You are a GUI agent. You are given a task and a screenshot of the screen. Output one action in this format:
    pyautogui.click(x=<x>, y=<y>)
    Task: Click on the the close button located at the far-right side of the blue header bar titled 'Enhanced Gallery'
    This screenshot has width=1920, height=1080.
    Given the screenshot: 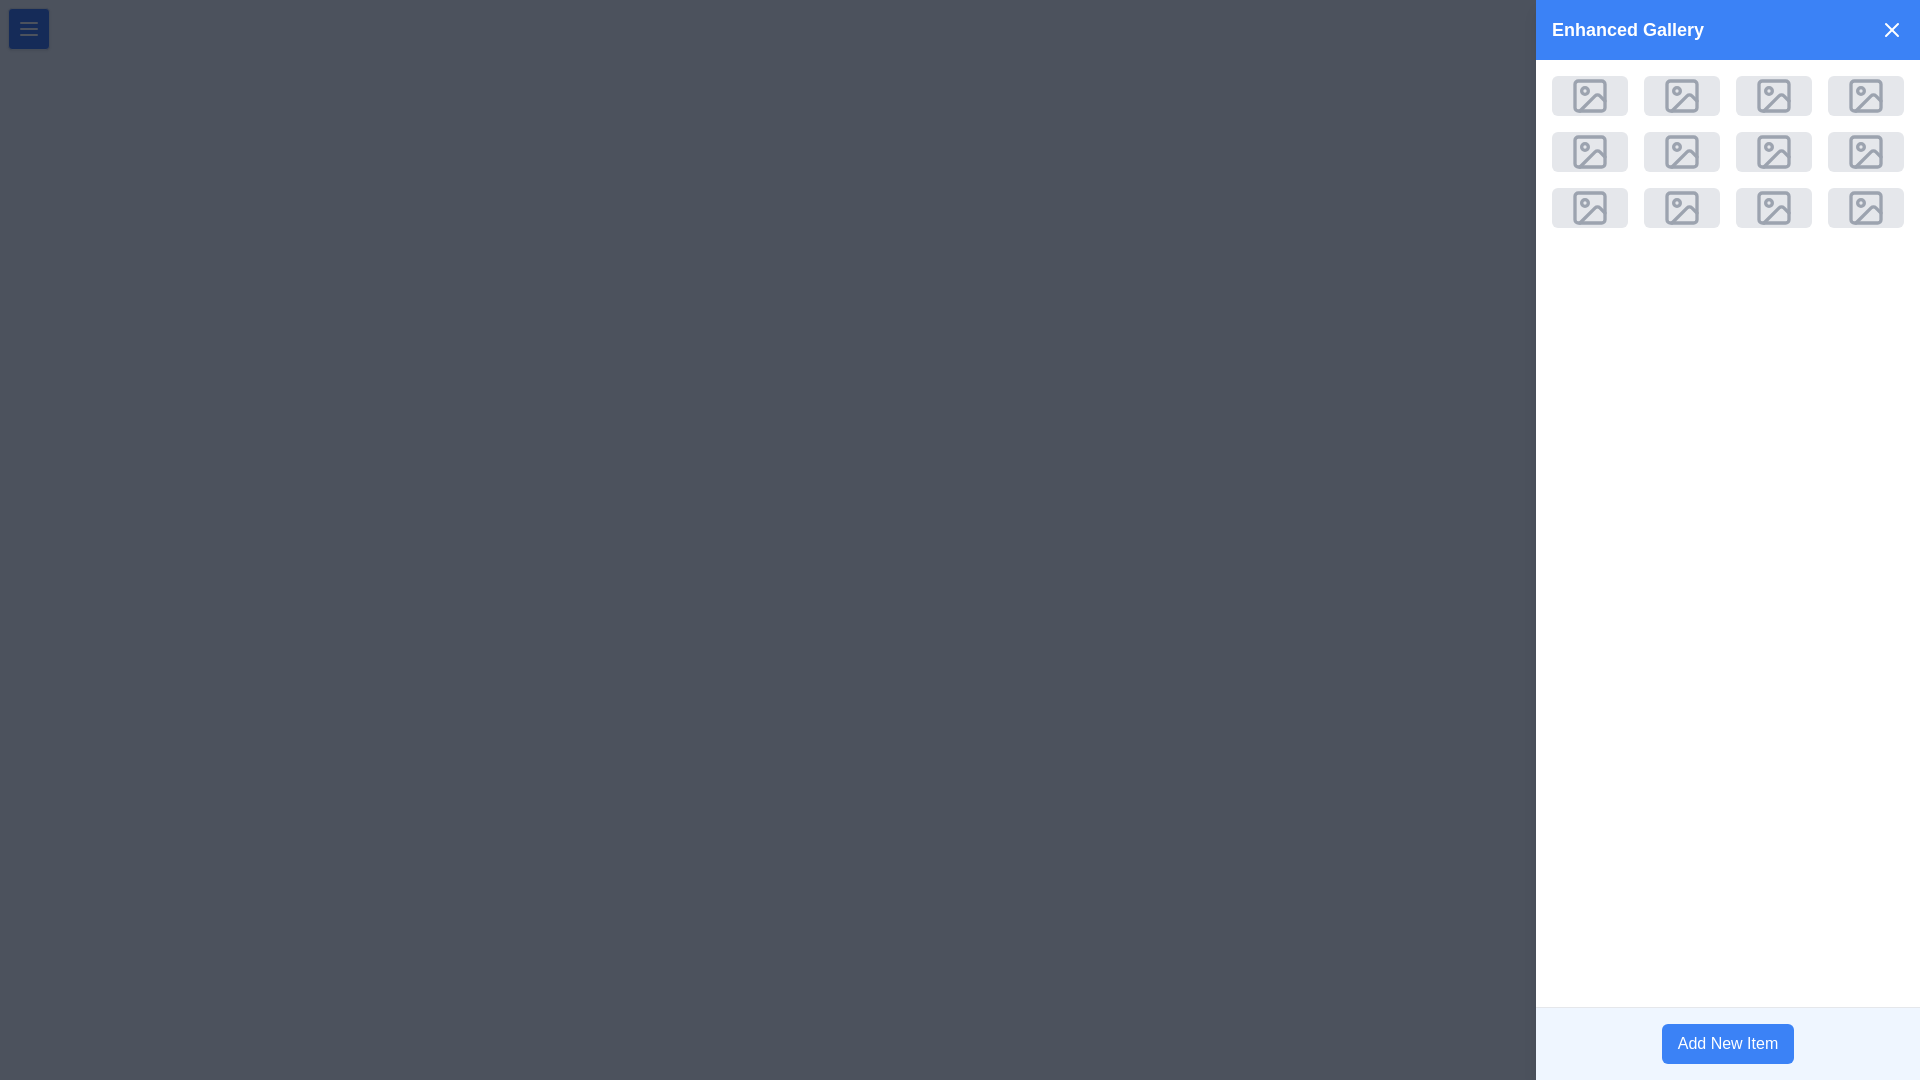 What is the action you would take?
    pyautogui.click(x=1890, y=30)
    